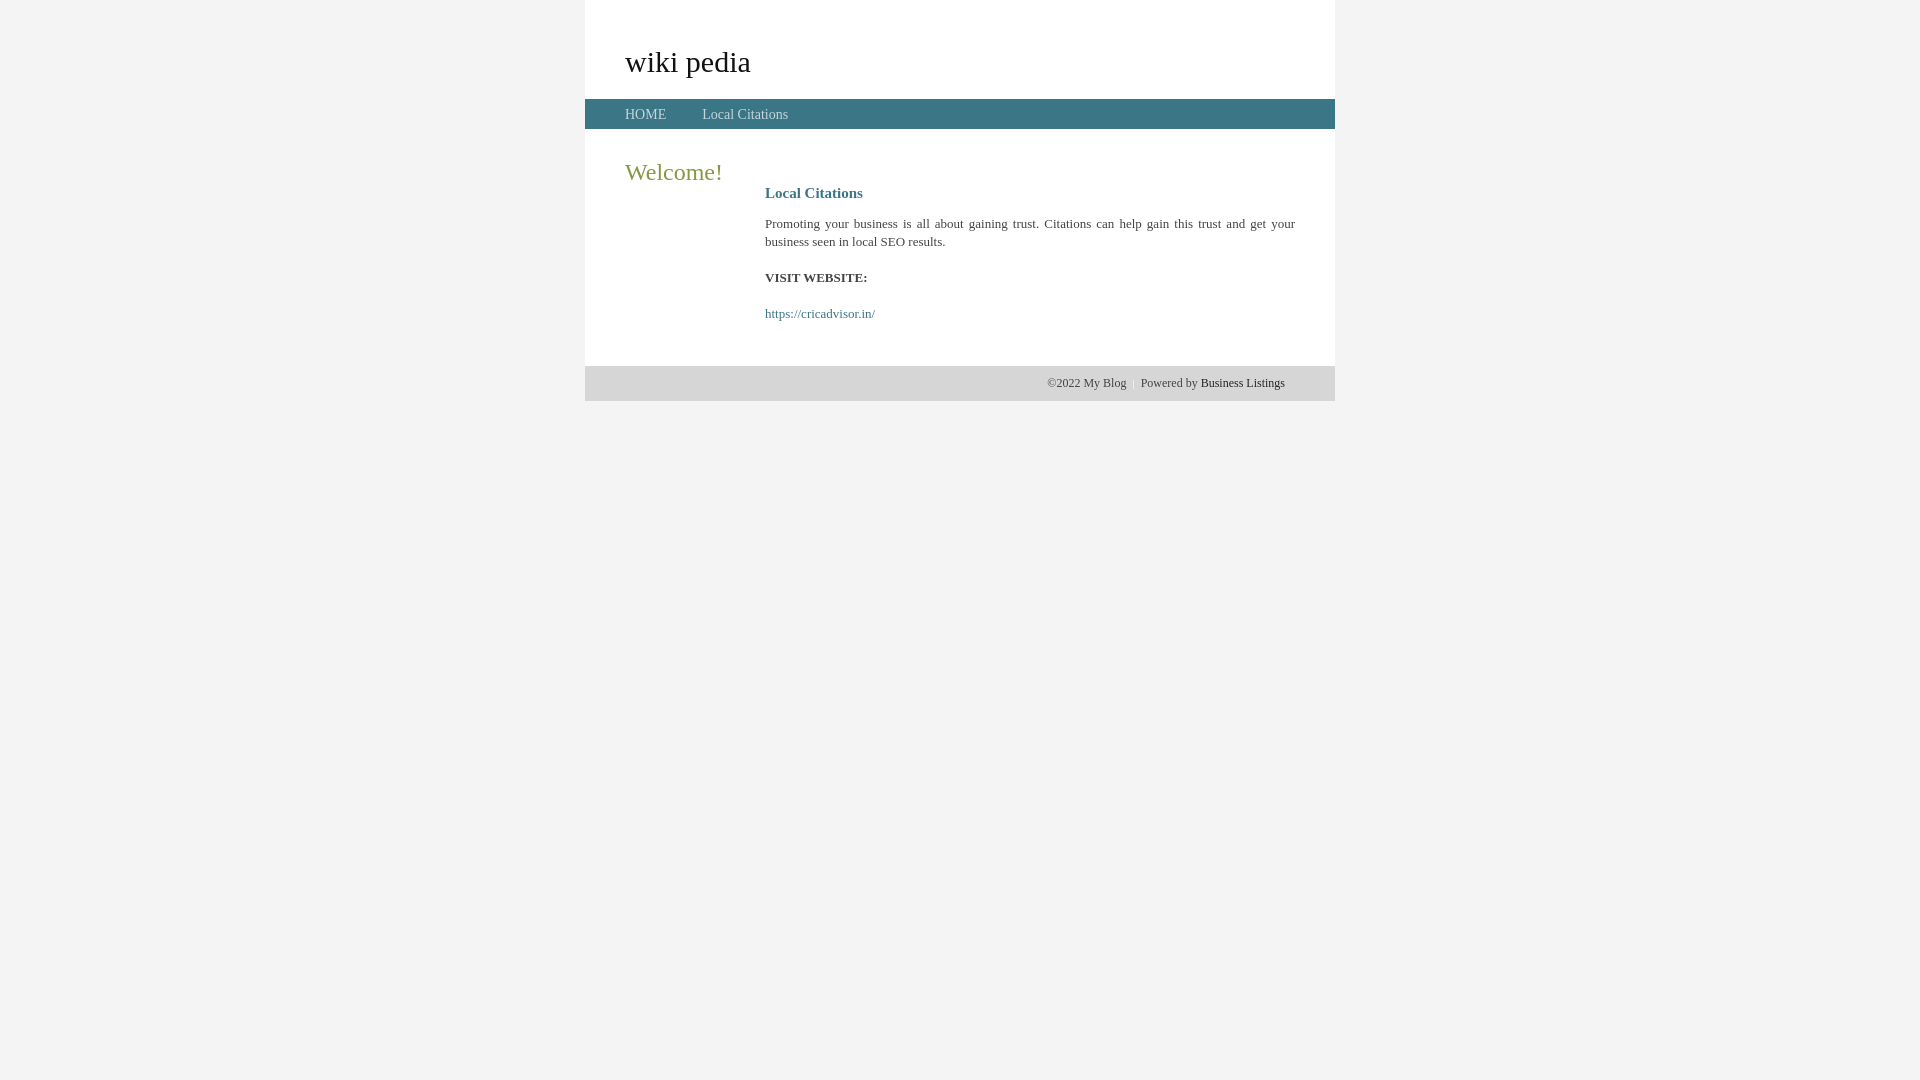 The image size is (1920, 1080). I want to click on 'wiki pedia', so click(623, 60).